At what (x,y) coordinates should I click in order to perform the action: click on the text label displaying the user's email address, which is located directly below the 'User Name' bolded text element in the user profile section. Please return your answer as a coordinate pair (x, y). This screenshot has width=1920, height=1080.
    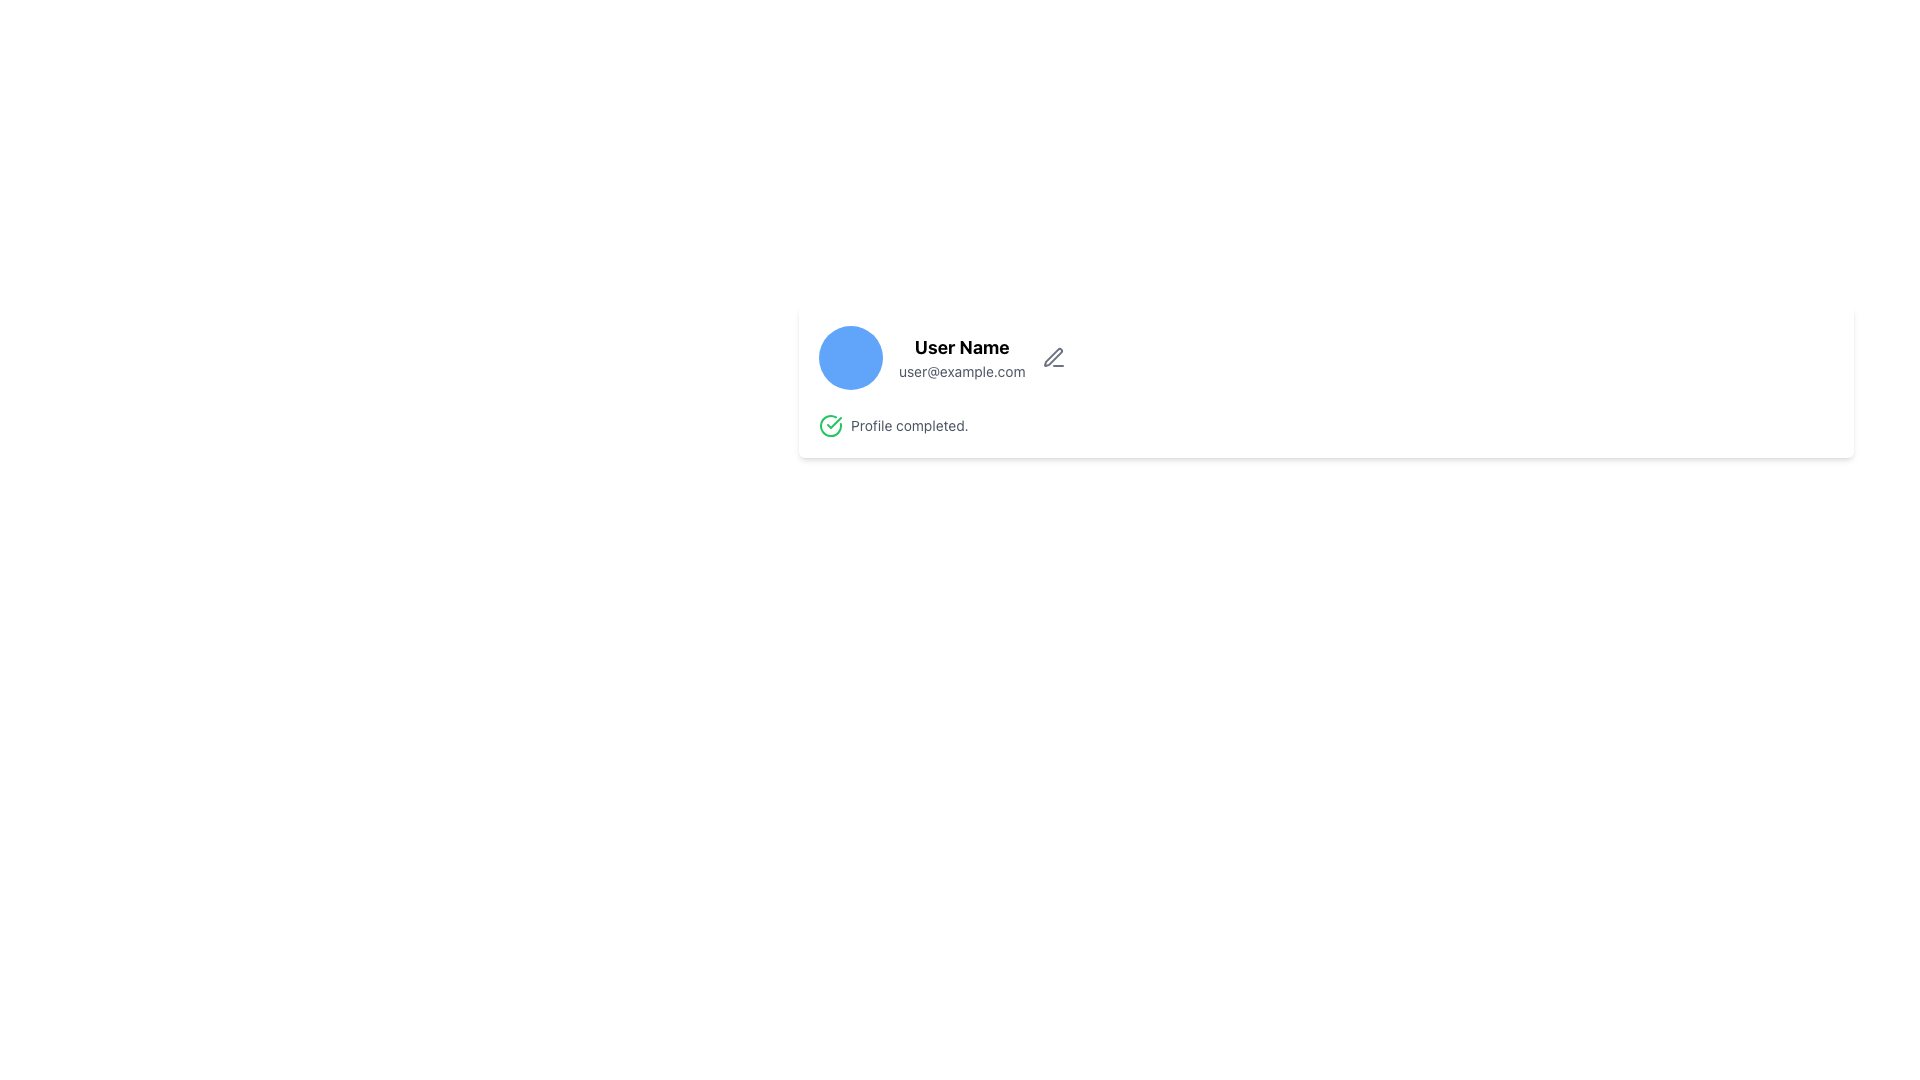
    Looking at the image, I should click on (962, 371).